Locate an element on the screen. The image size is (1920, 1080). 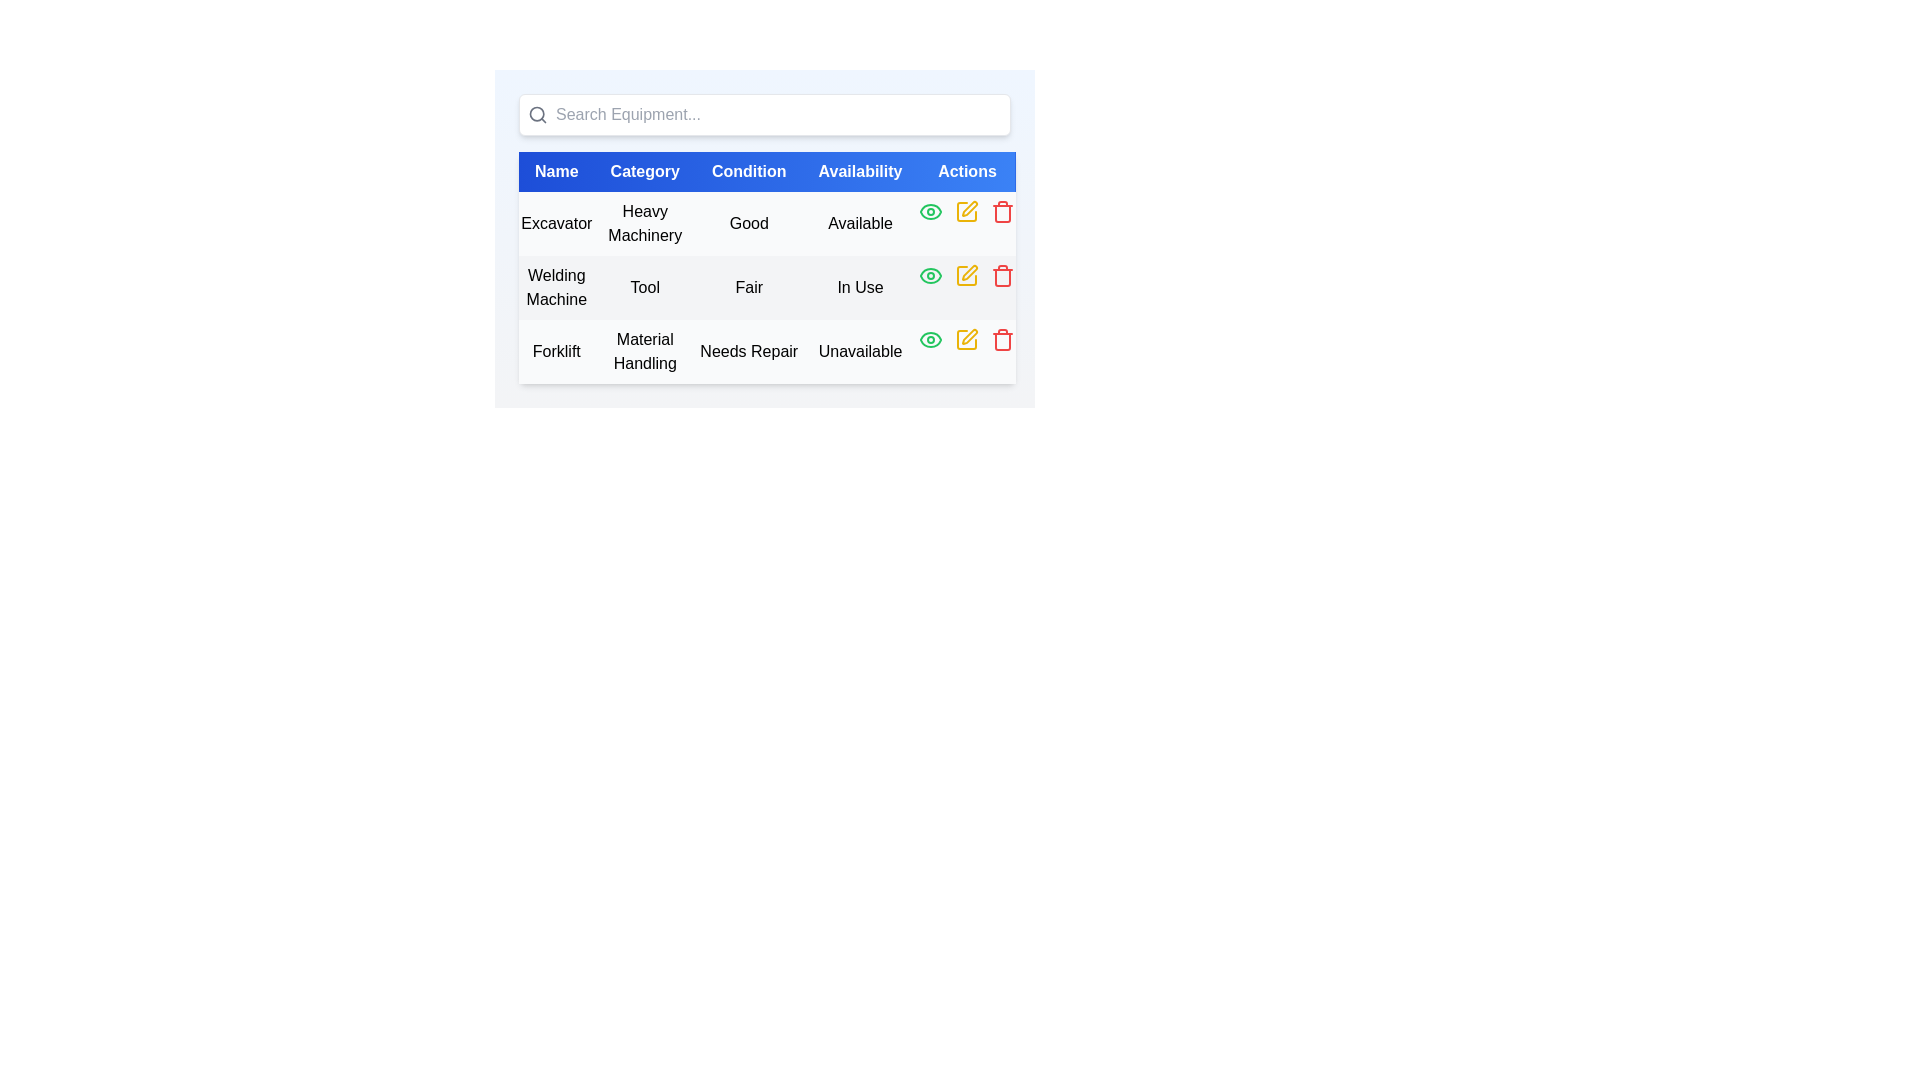
the yellow pencil icon in the 'Actions' column of the first row of the table is located at coordinates (967, 212).